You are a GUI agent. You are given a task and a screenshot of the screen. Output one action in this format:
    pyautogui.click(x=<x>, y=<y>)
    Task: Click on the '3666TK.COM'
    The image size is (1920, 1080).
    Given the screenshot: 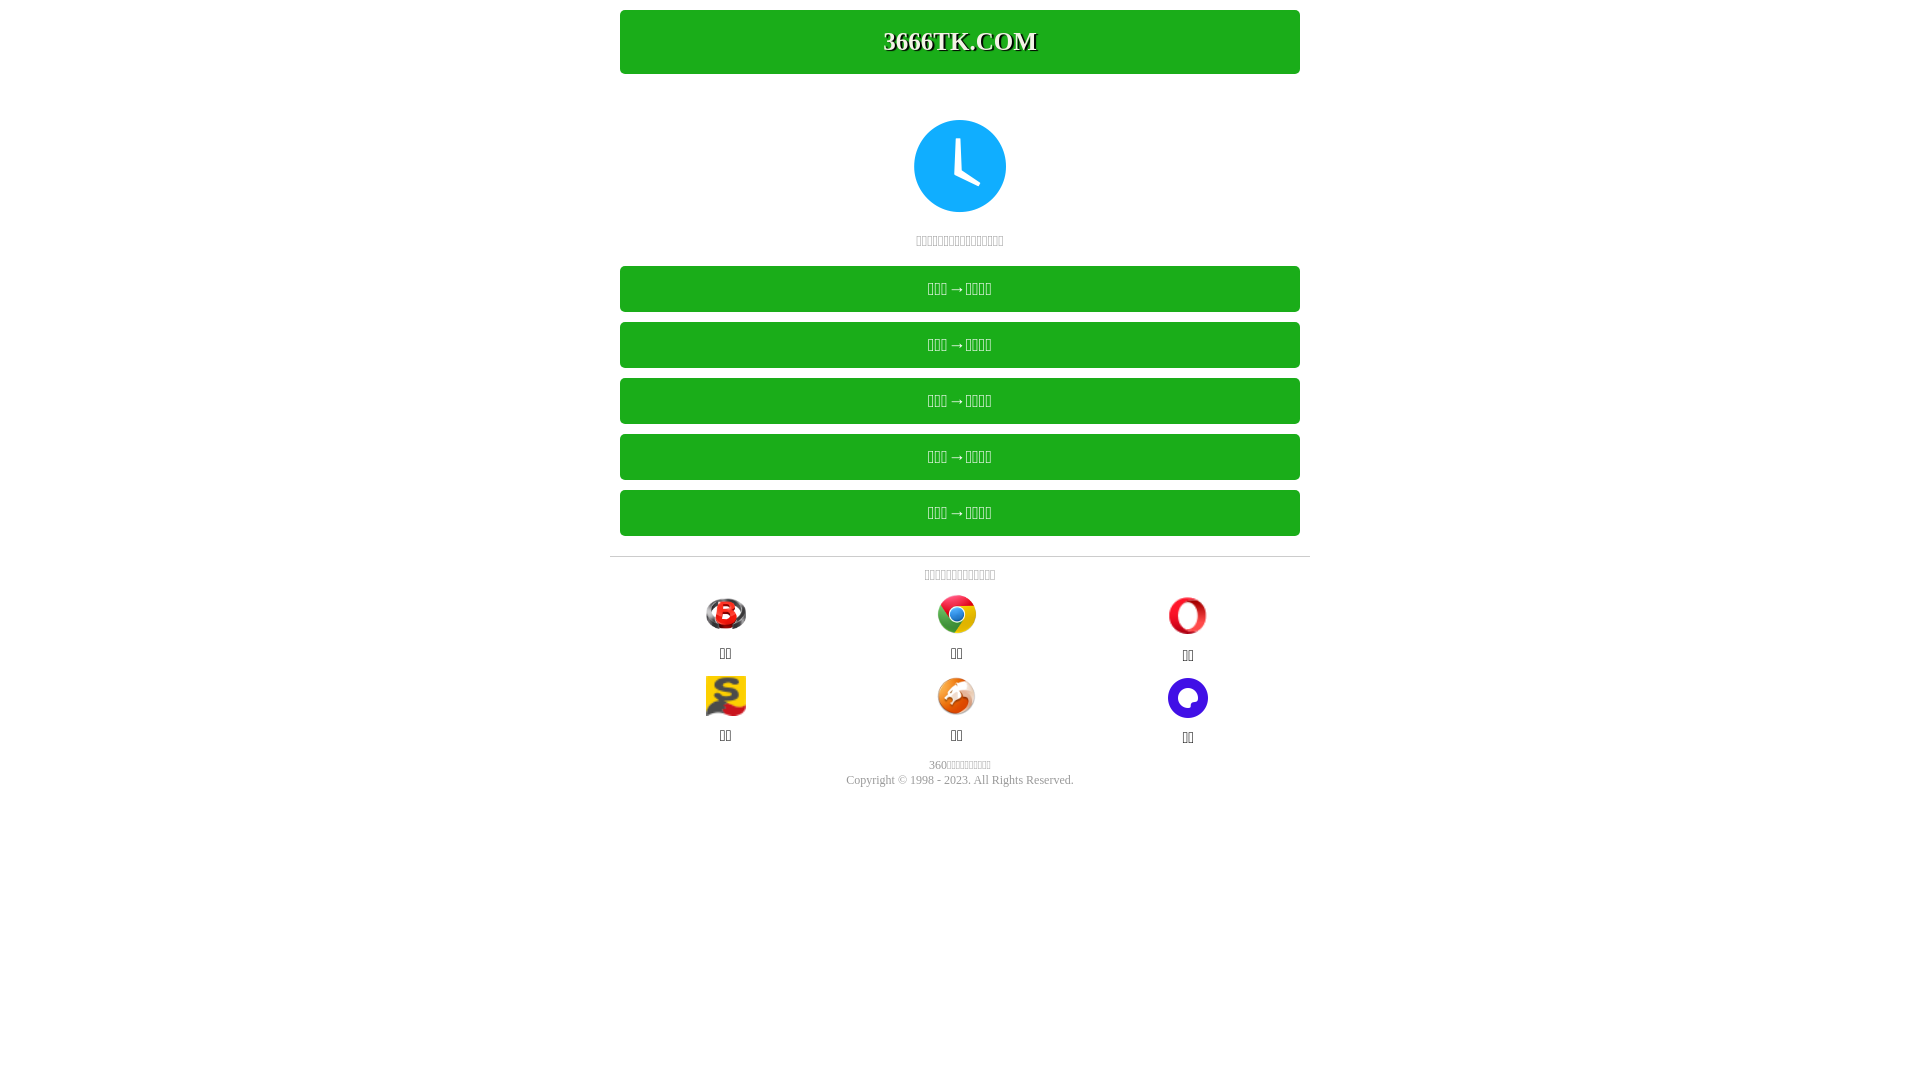 What is the action you would take?
    pyautogui.click(x=960, y=42)
    